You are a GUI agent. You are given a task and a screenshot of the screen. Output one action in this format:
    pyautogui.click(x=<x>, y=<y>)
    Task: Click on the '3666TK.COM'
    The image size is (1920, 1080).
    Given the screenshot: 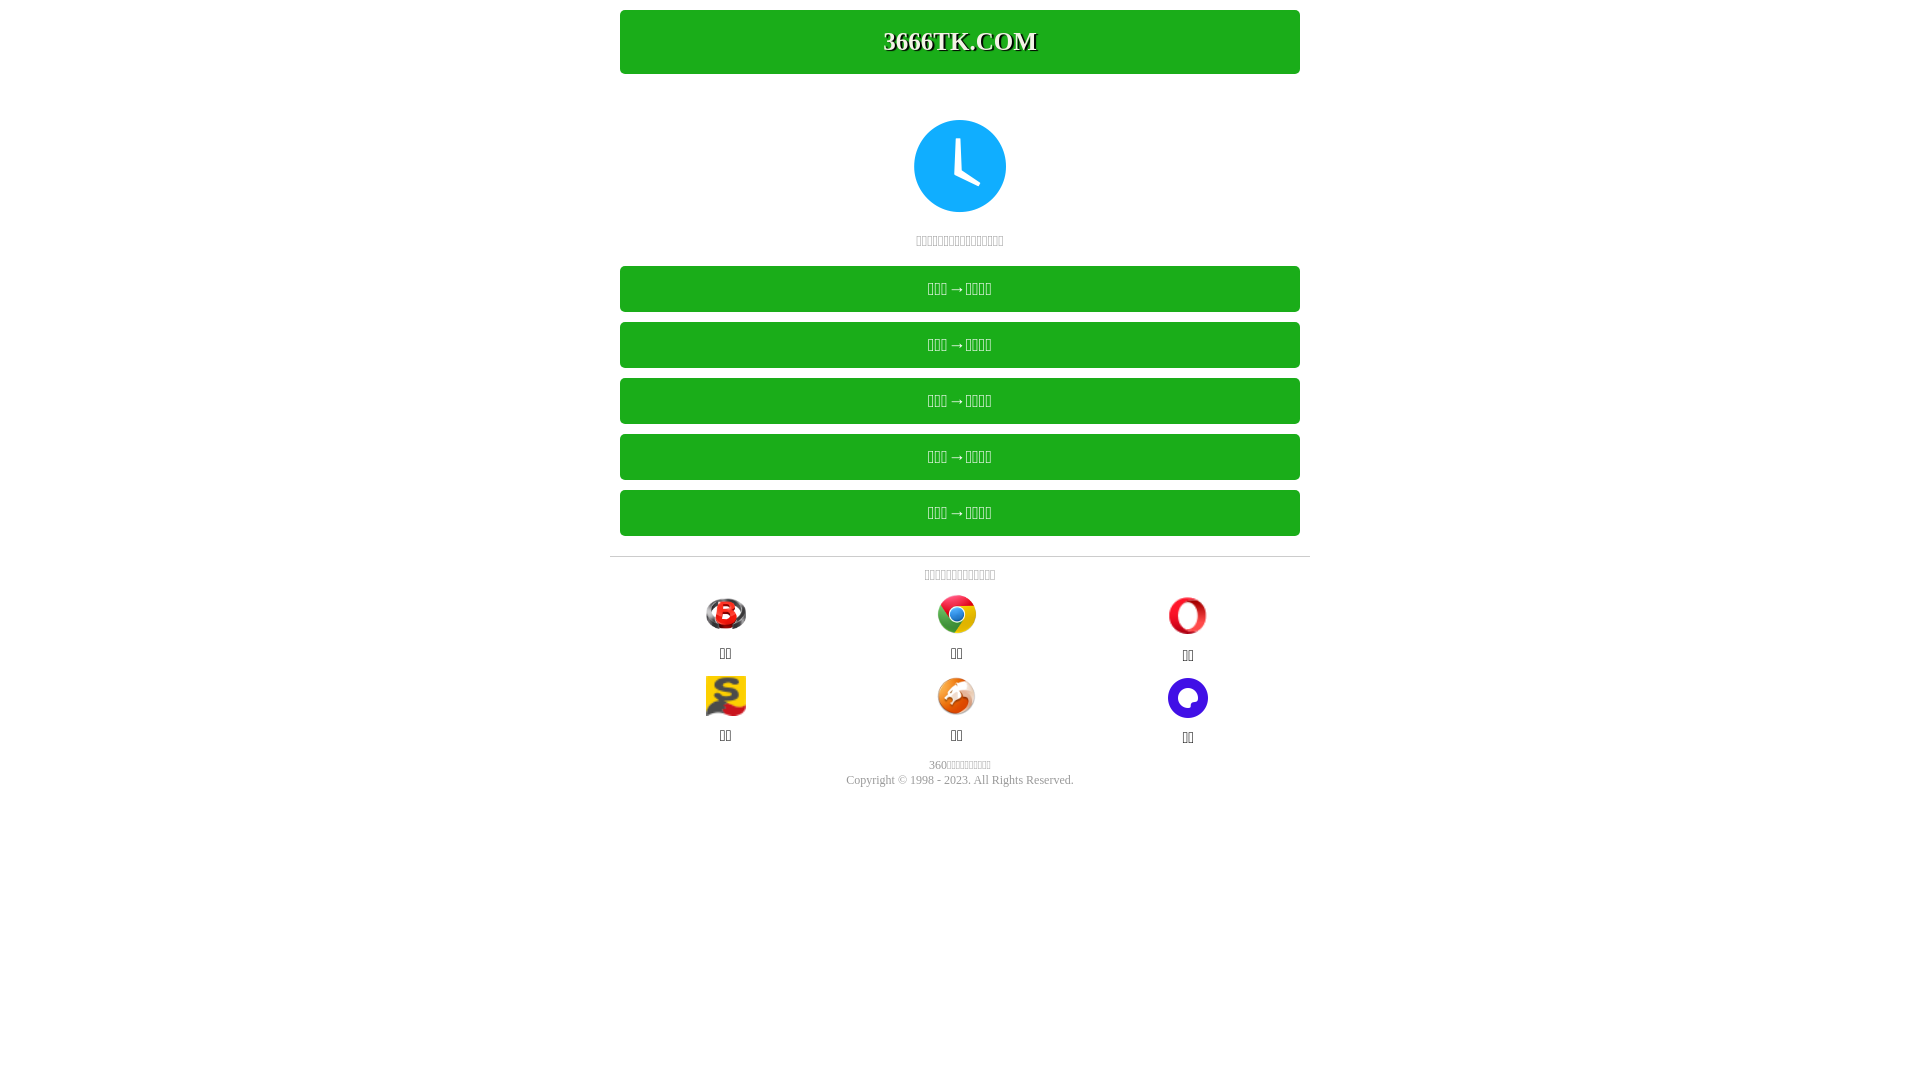 What is the action you would take?
    pyautogui.click(x=960, y=42)
    